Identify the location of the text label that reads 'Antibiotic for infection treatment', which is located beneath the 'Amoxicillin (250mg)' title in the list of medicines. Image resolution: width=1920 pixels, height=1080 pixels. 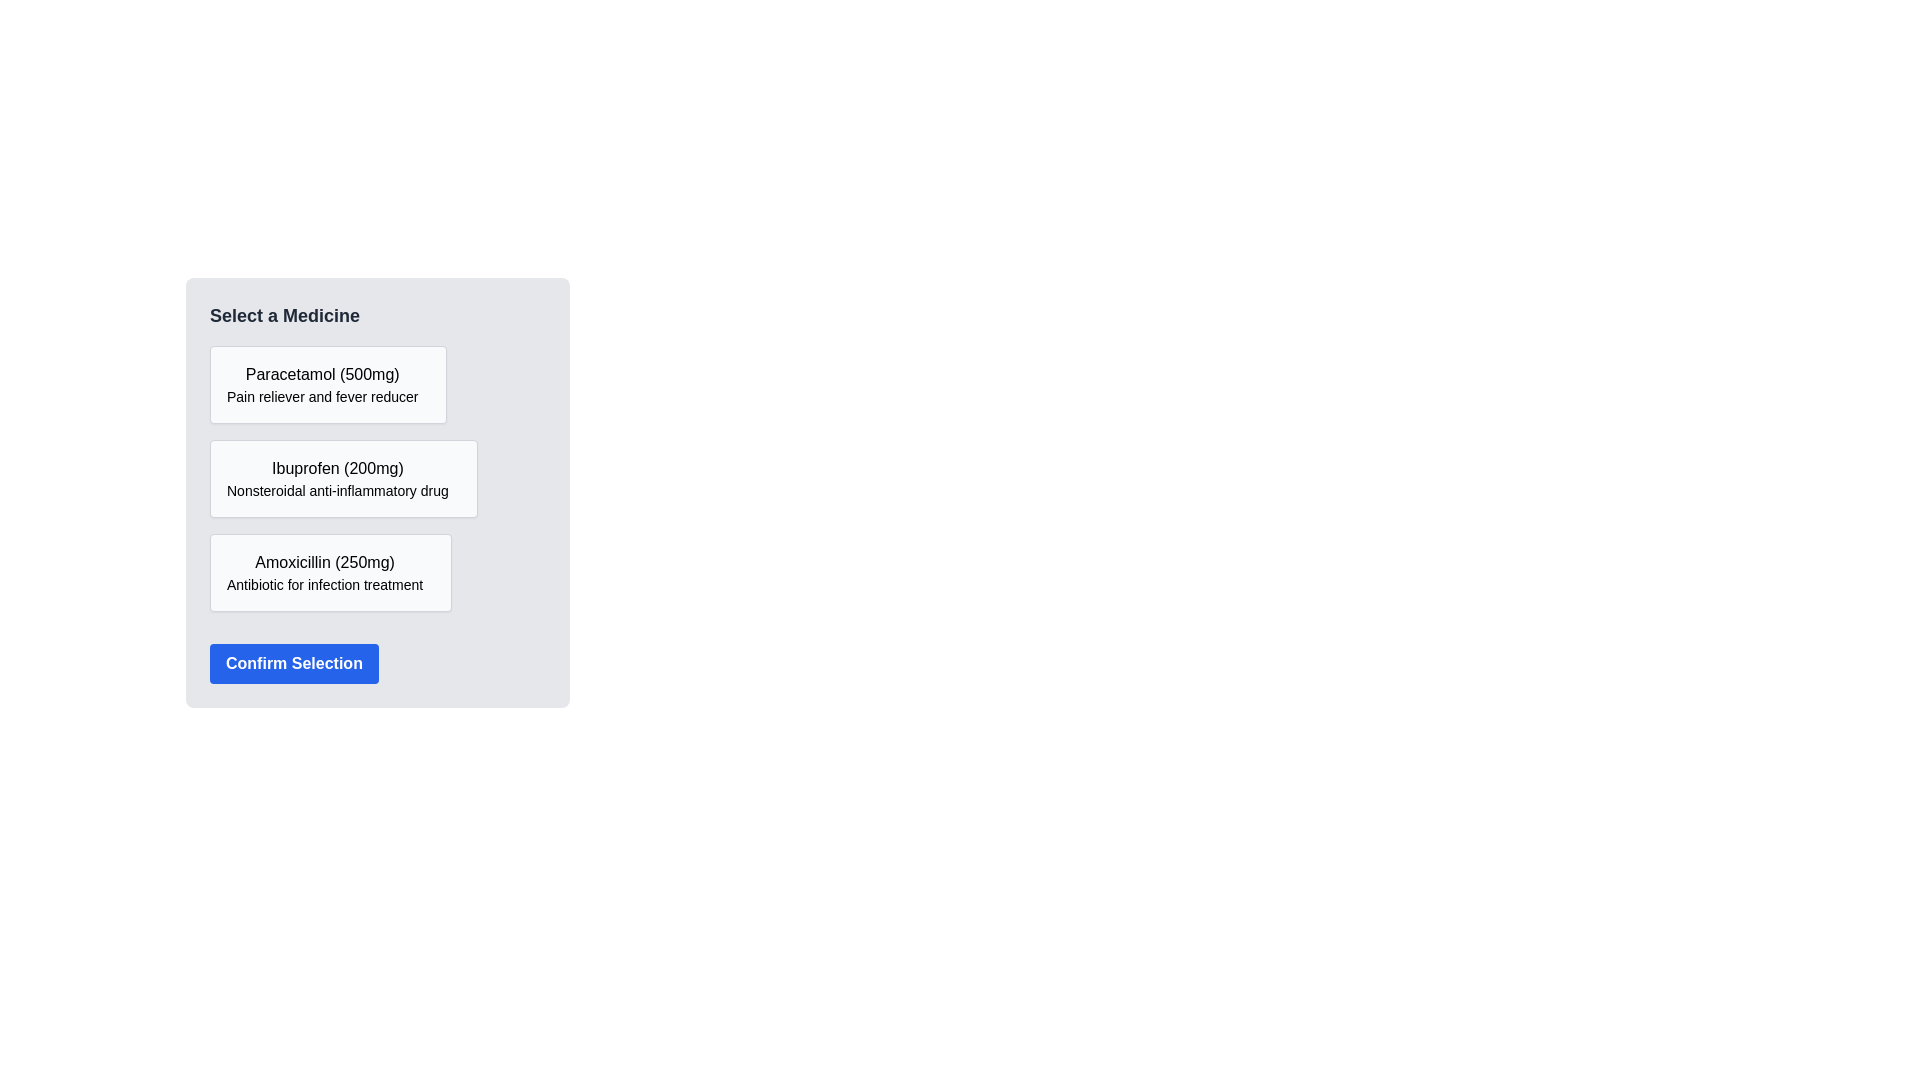
(325, 585).